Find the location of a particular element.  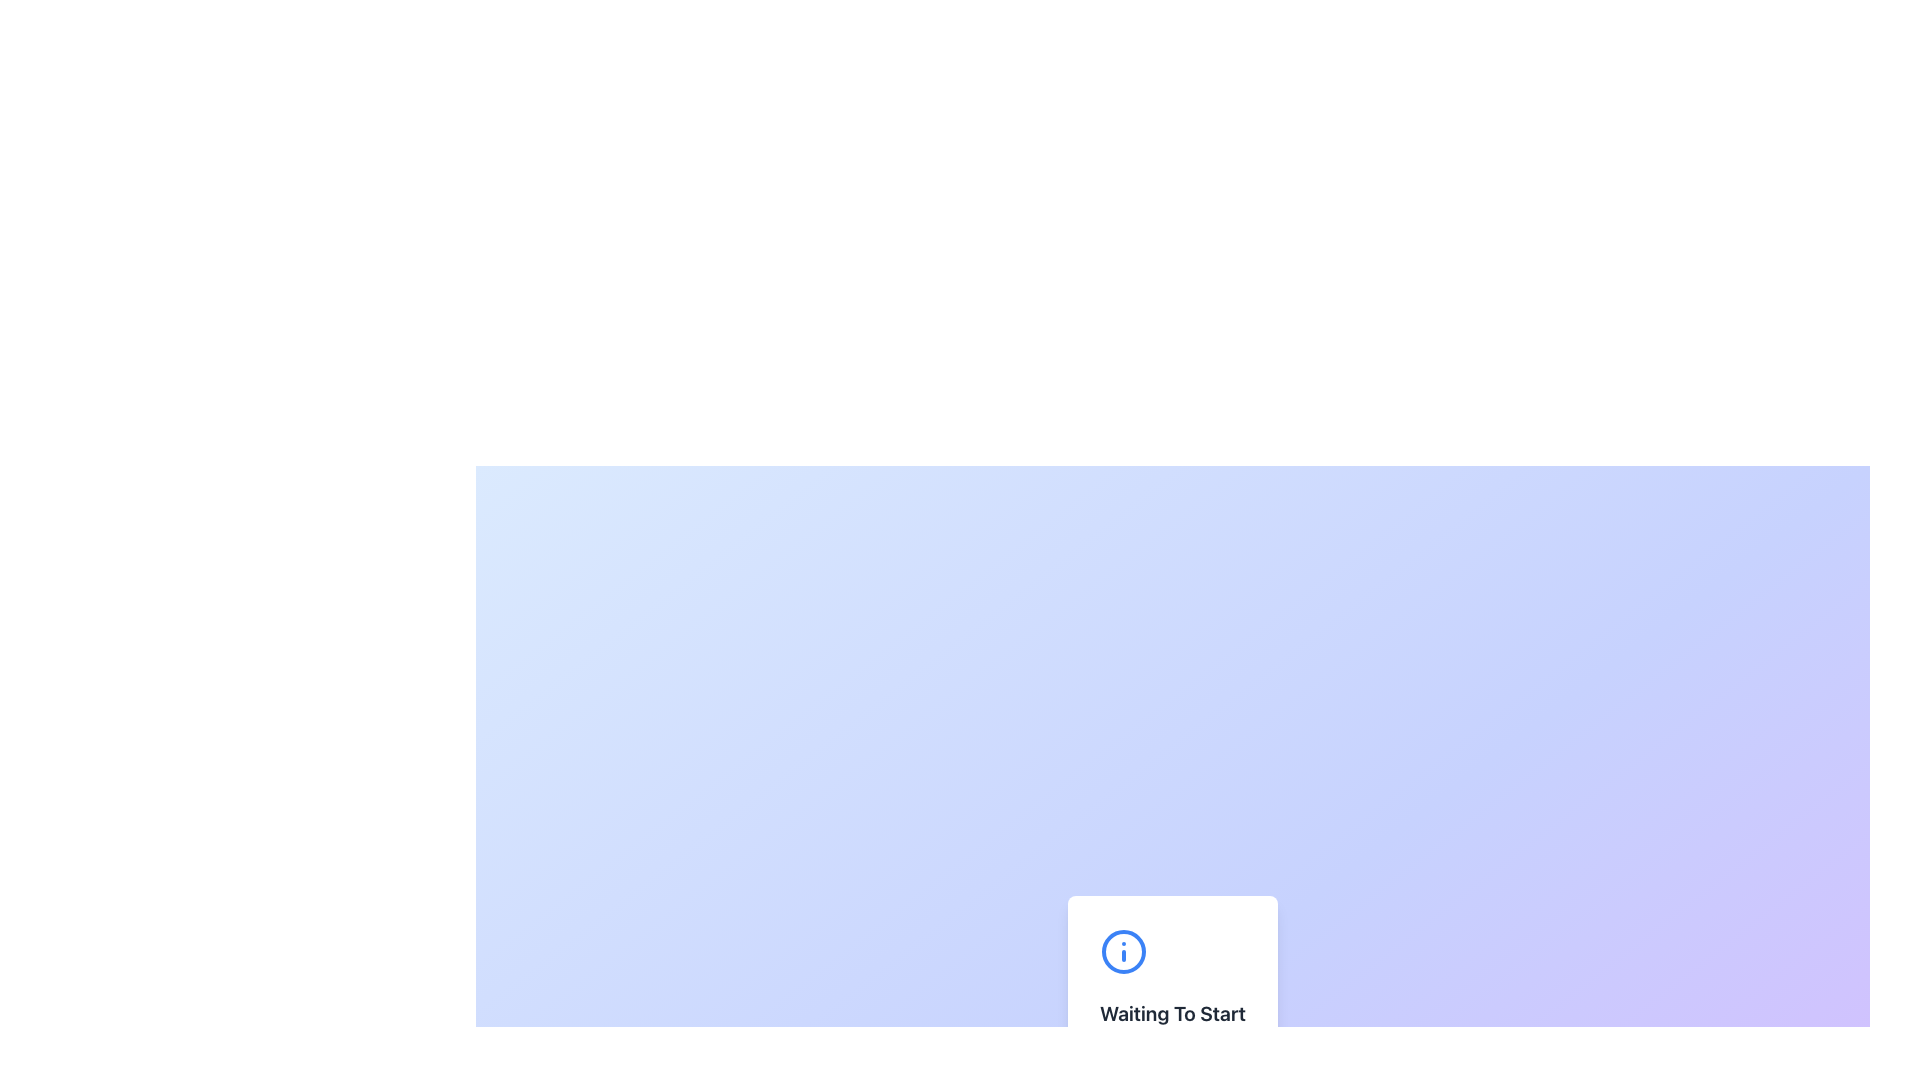

the help icon located above the 'Waiting To Start' text for accessibility tools is located at coordinates (1123, 951).